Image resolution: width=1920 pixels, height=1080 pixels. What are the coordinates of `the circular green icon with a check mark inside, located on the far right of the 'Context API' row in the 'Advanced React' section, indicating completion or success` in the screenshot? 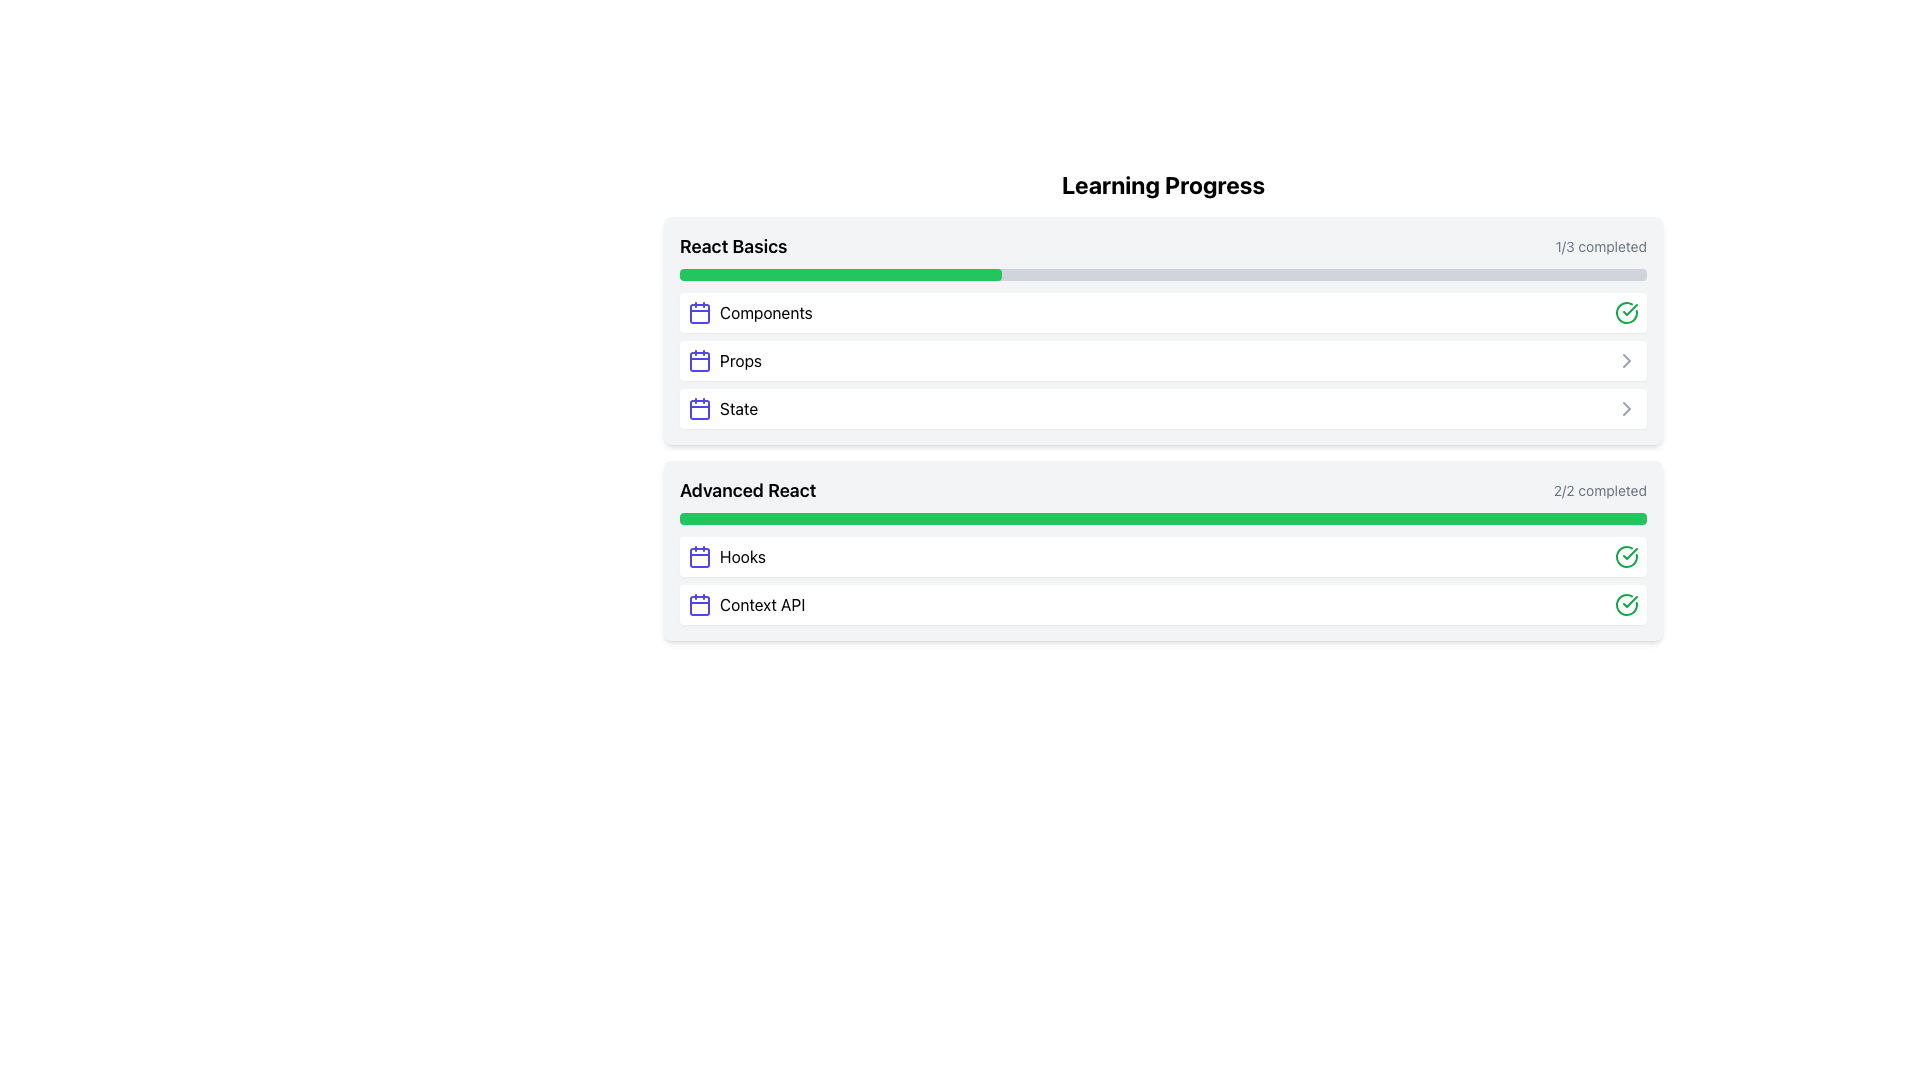 It's located at (1627, 604).